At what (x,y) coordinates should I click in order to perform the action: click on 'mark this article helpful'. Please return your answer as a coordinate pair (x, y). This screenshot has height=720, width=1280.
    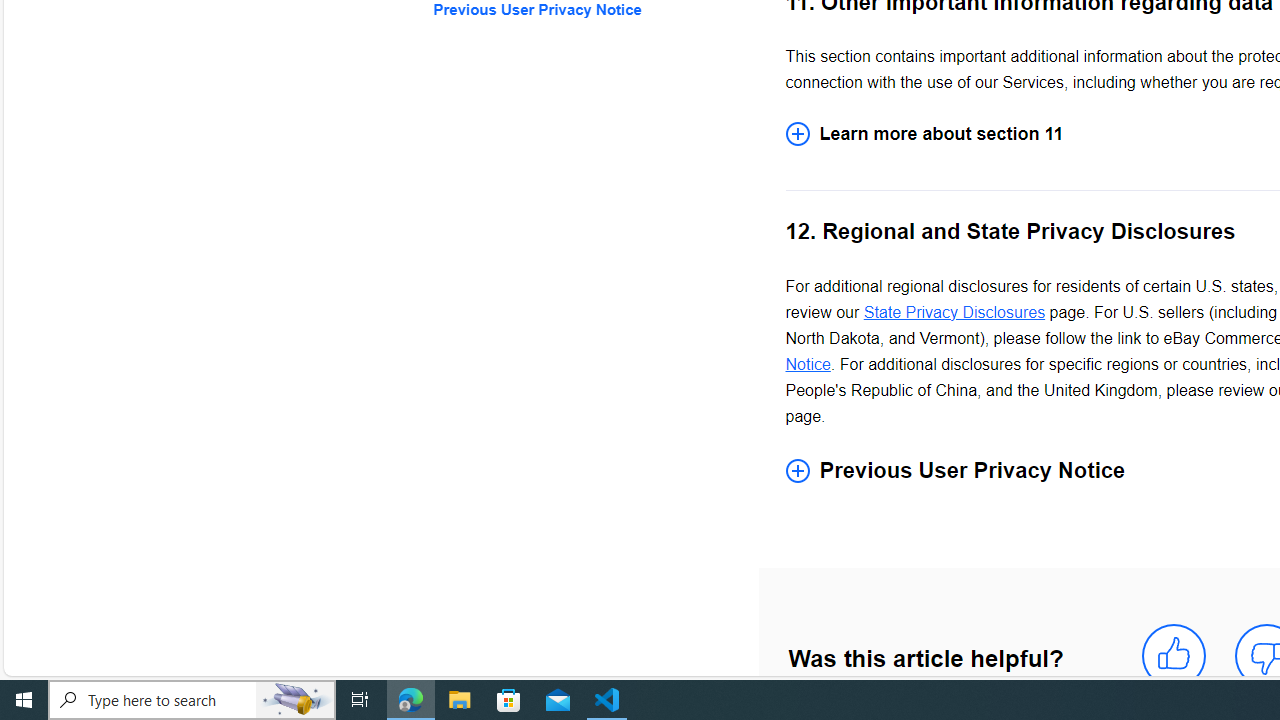
    Looking at the image, I should click on (1173, 657).